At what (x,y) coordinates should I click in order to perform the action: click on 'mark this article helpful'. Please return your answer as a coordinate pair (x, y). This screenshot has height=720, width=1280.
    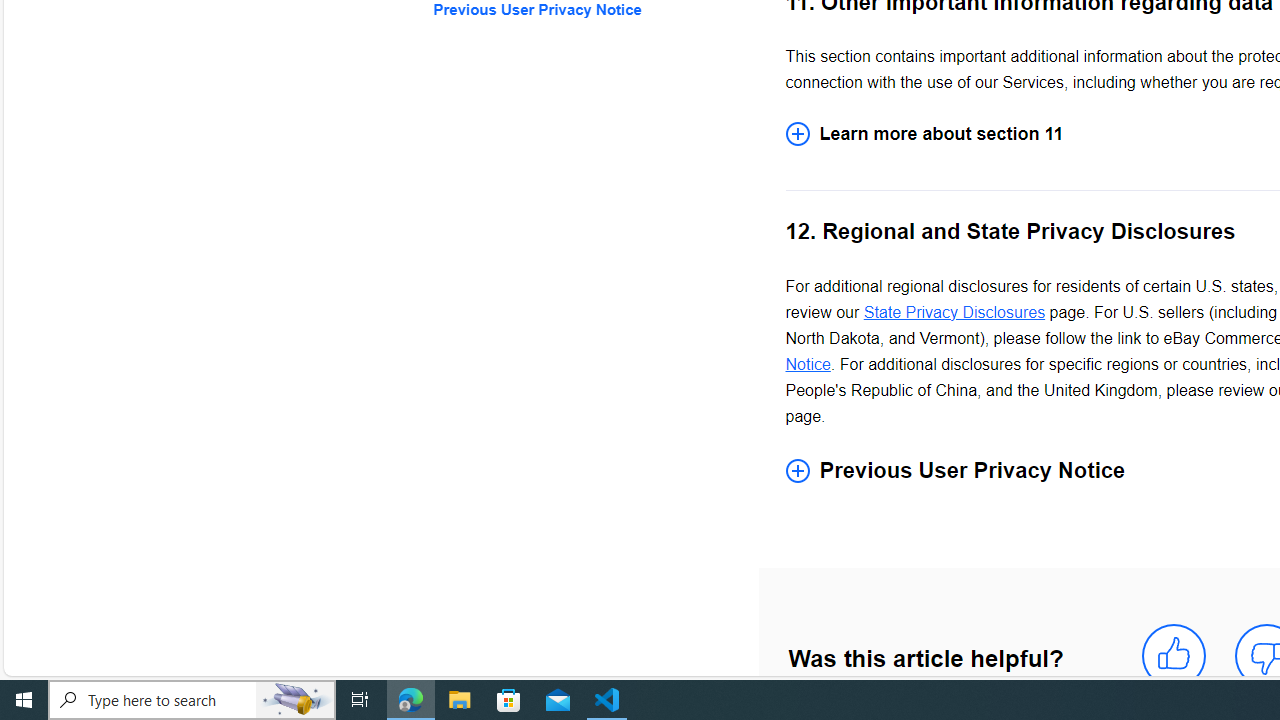
    Looking at the image, I should click on (1173, 657).